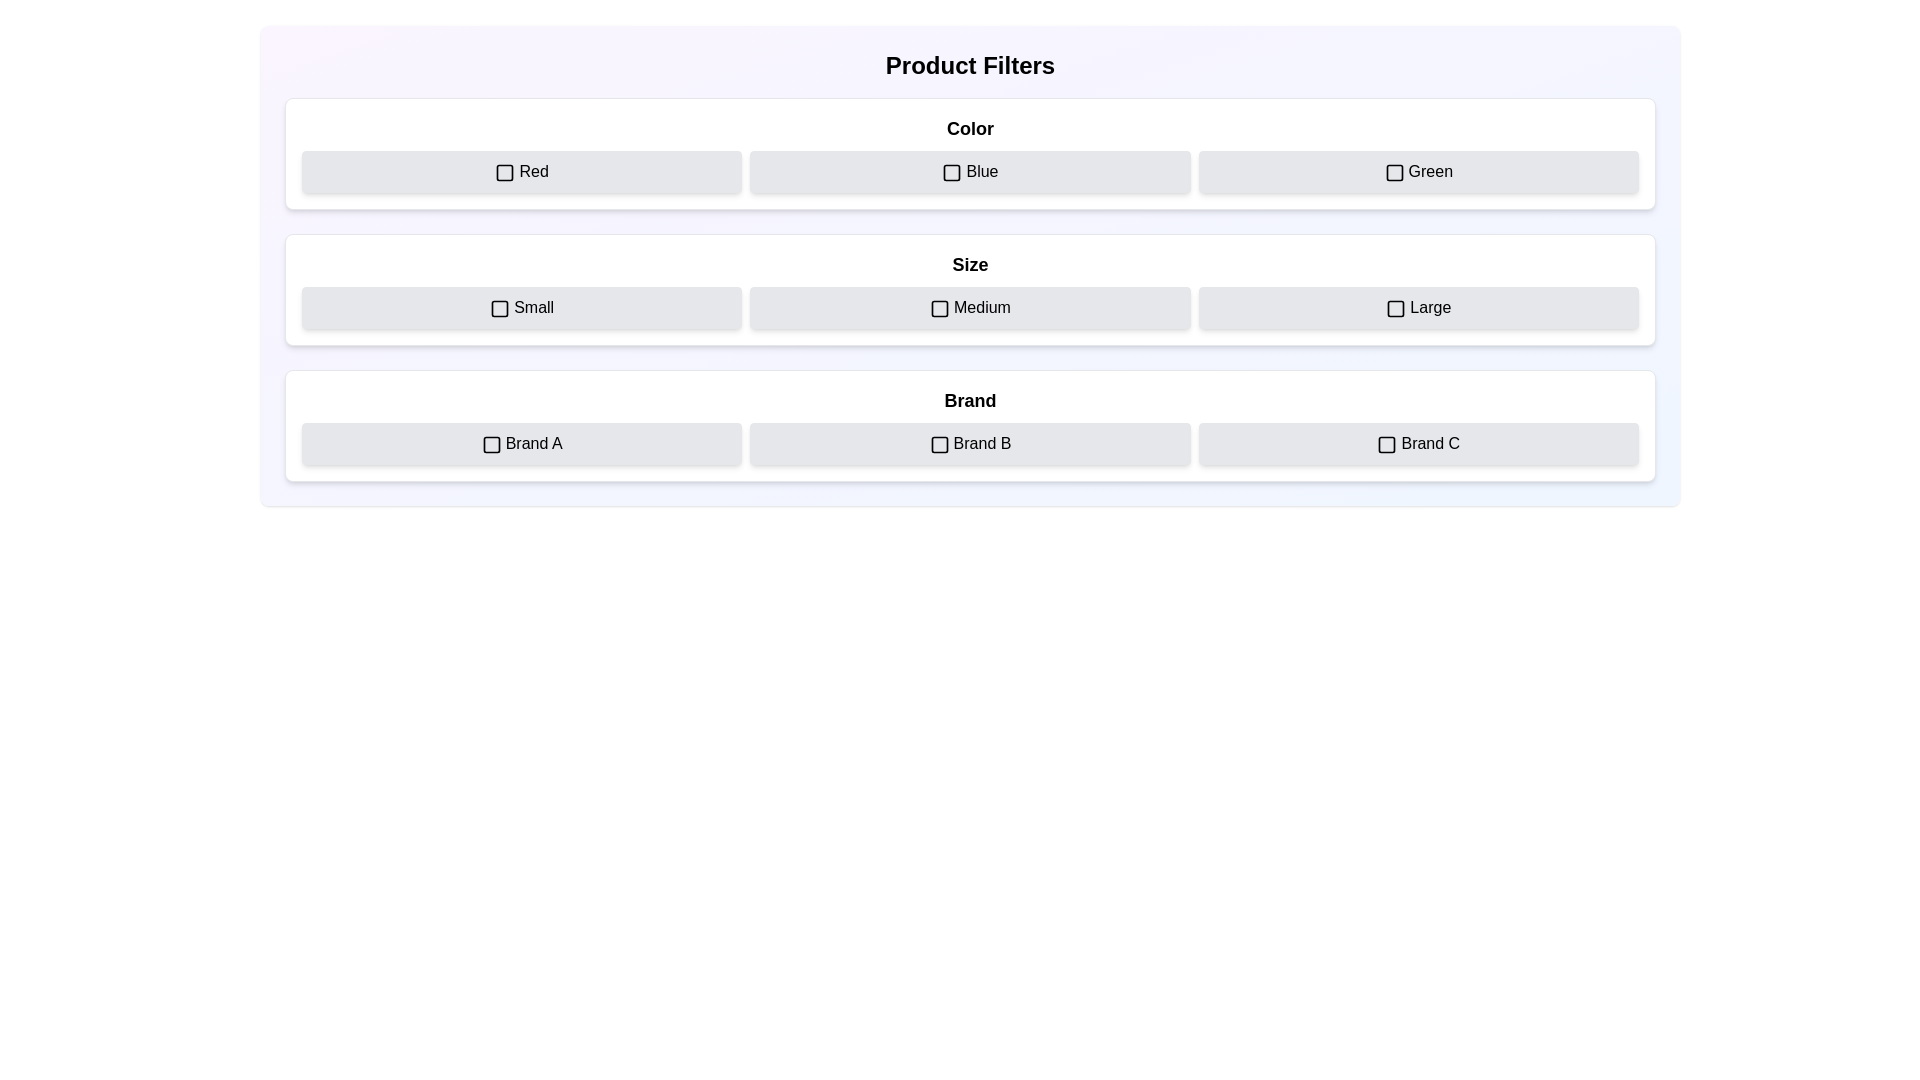 The image size is (1920, 1080). I want to click on the square icon representing a checkbox or toggle state indicator, which is located within the button labeled 'Small' in the 'Size' group, so click(500, 308).